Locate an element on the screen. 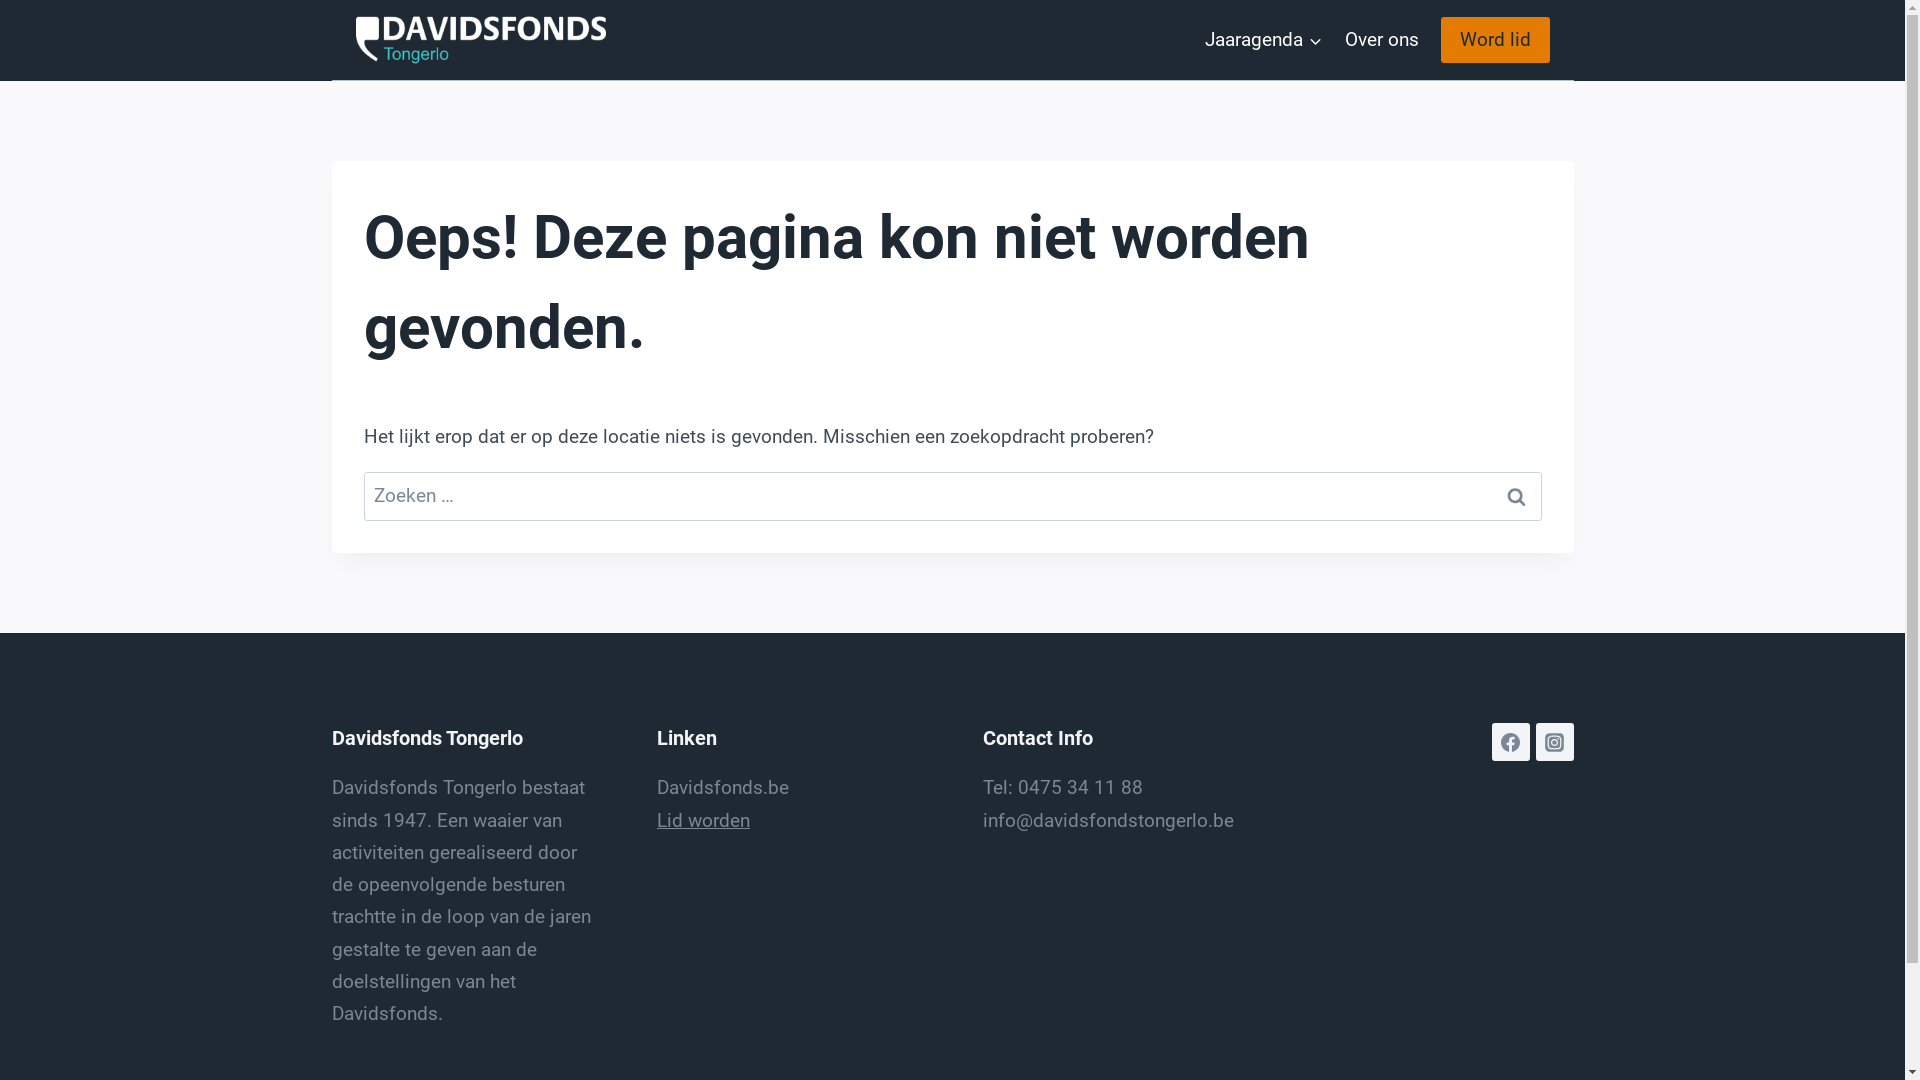 This screenshot has height=1080, width=1920. 'Lid worden' is located at coordinates (703, 820).